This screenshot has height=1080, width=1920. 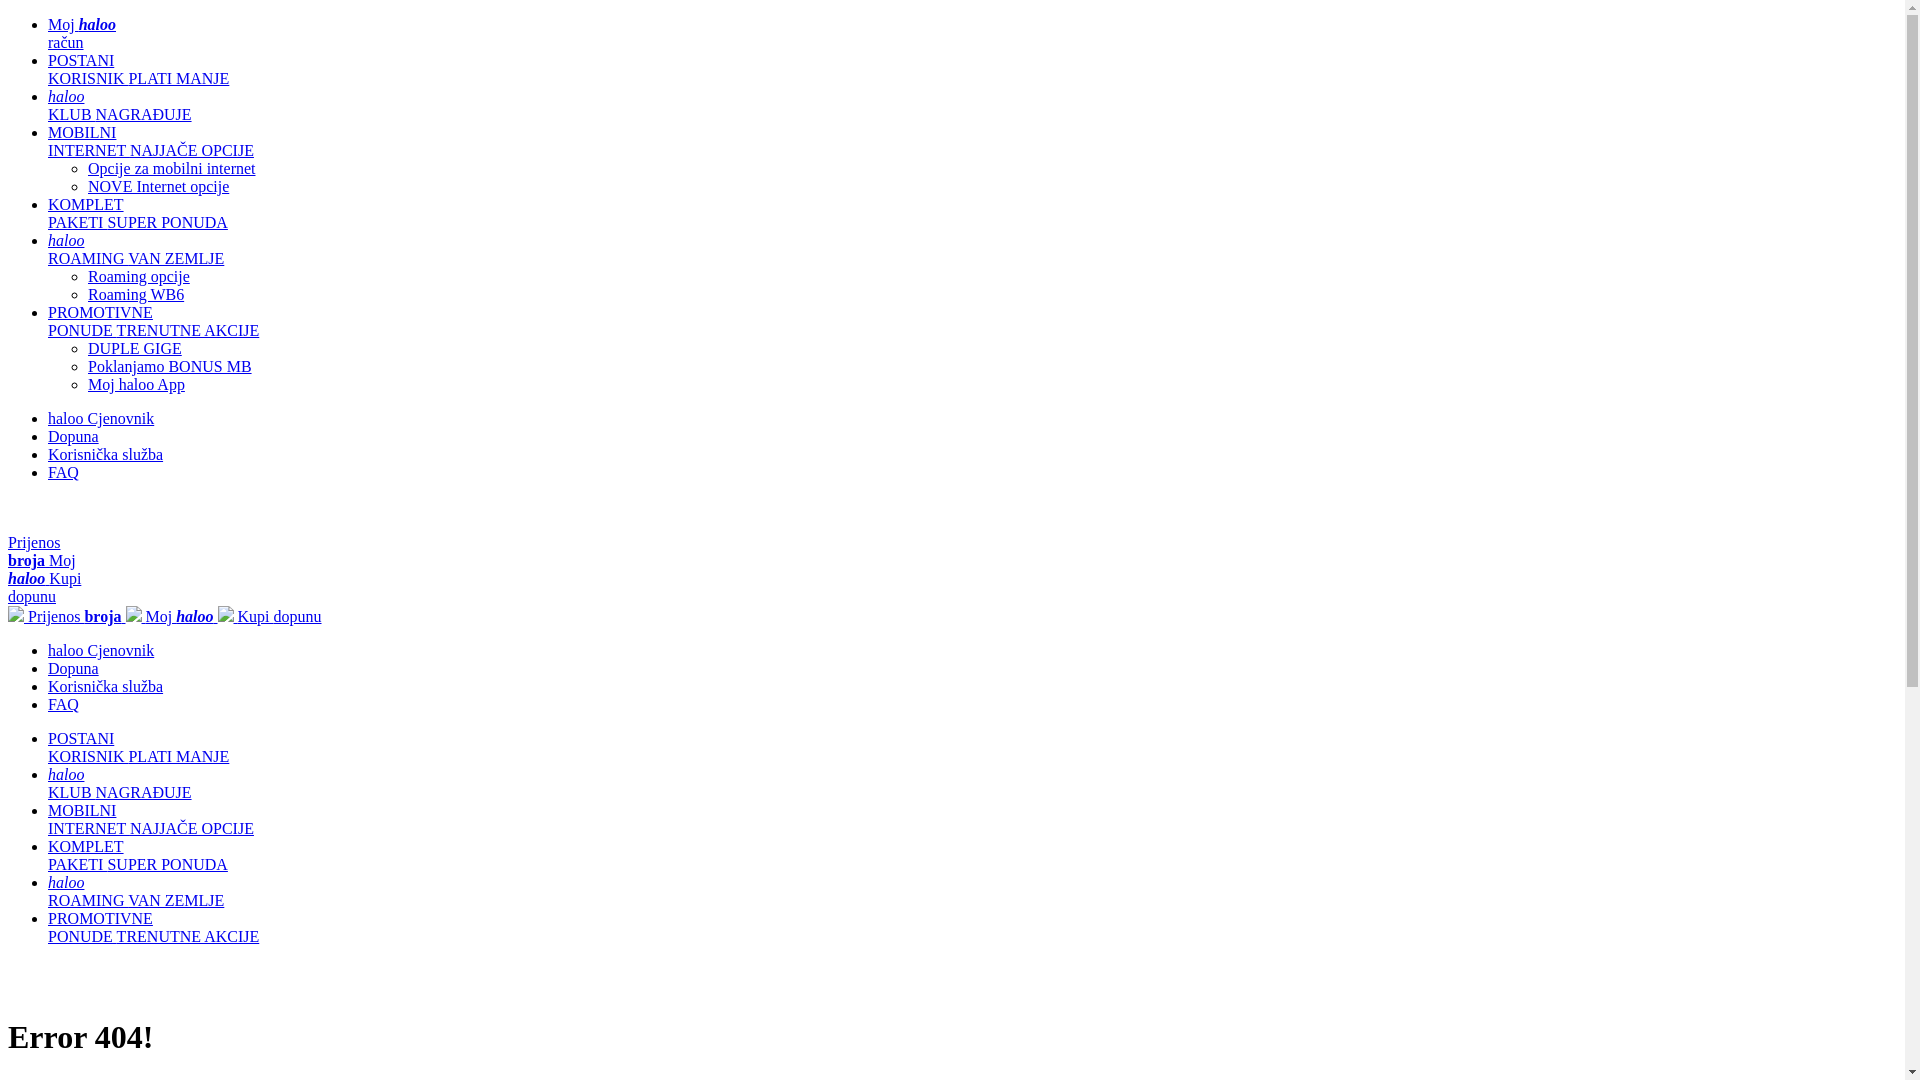 What do you see at coordinates (152, 927) in the screenshot?
I see `'PROMOTIVNE` at bounding box center [152, 927].